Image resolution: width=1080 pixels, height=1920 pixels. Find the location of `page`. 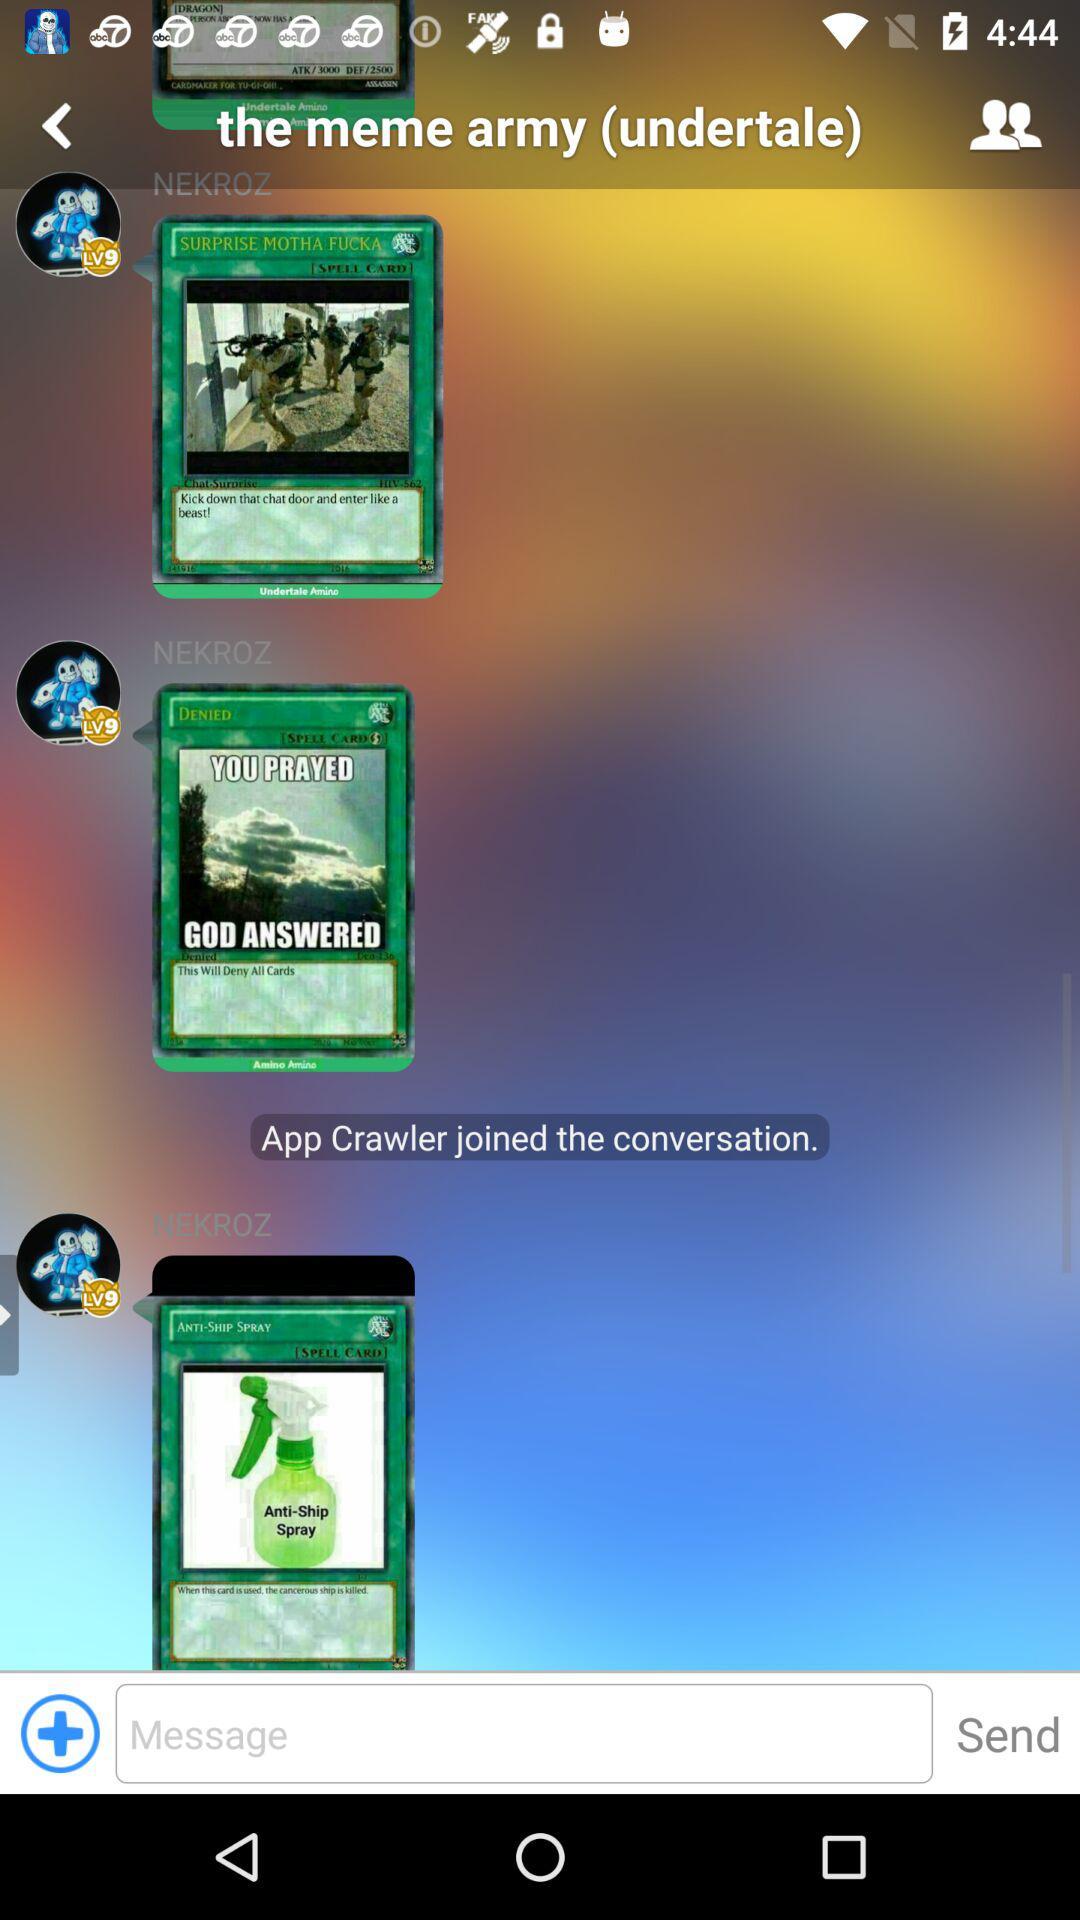

page is located at coordinates (59, 1732).